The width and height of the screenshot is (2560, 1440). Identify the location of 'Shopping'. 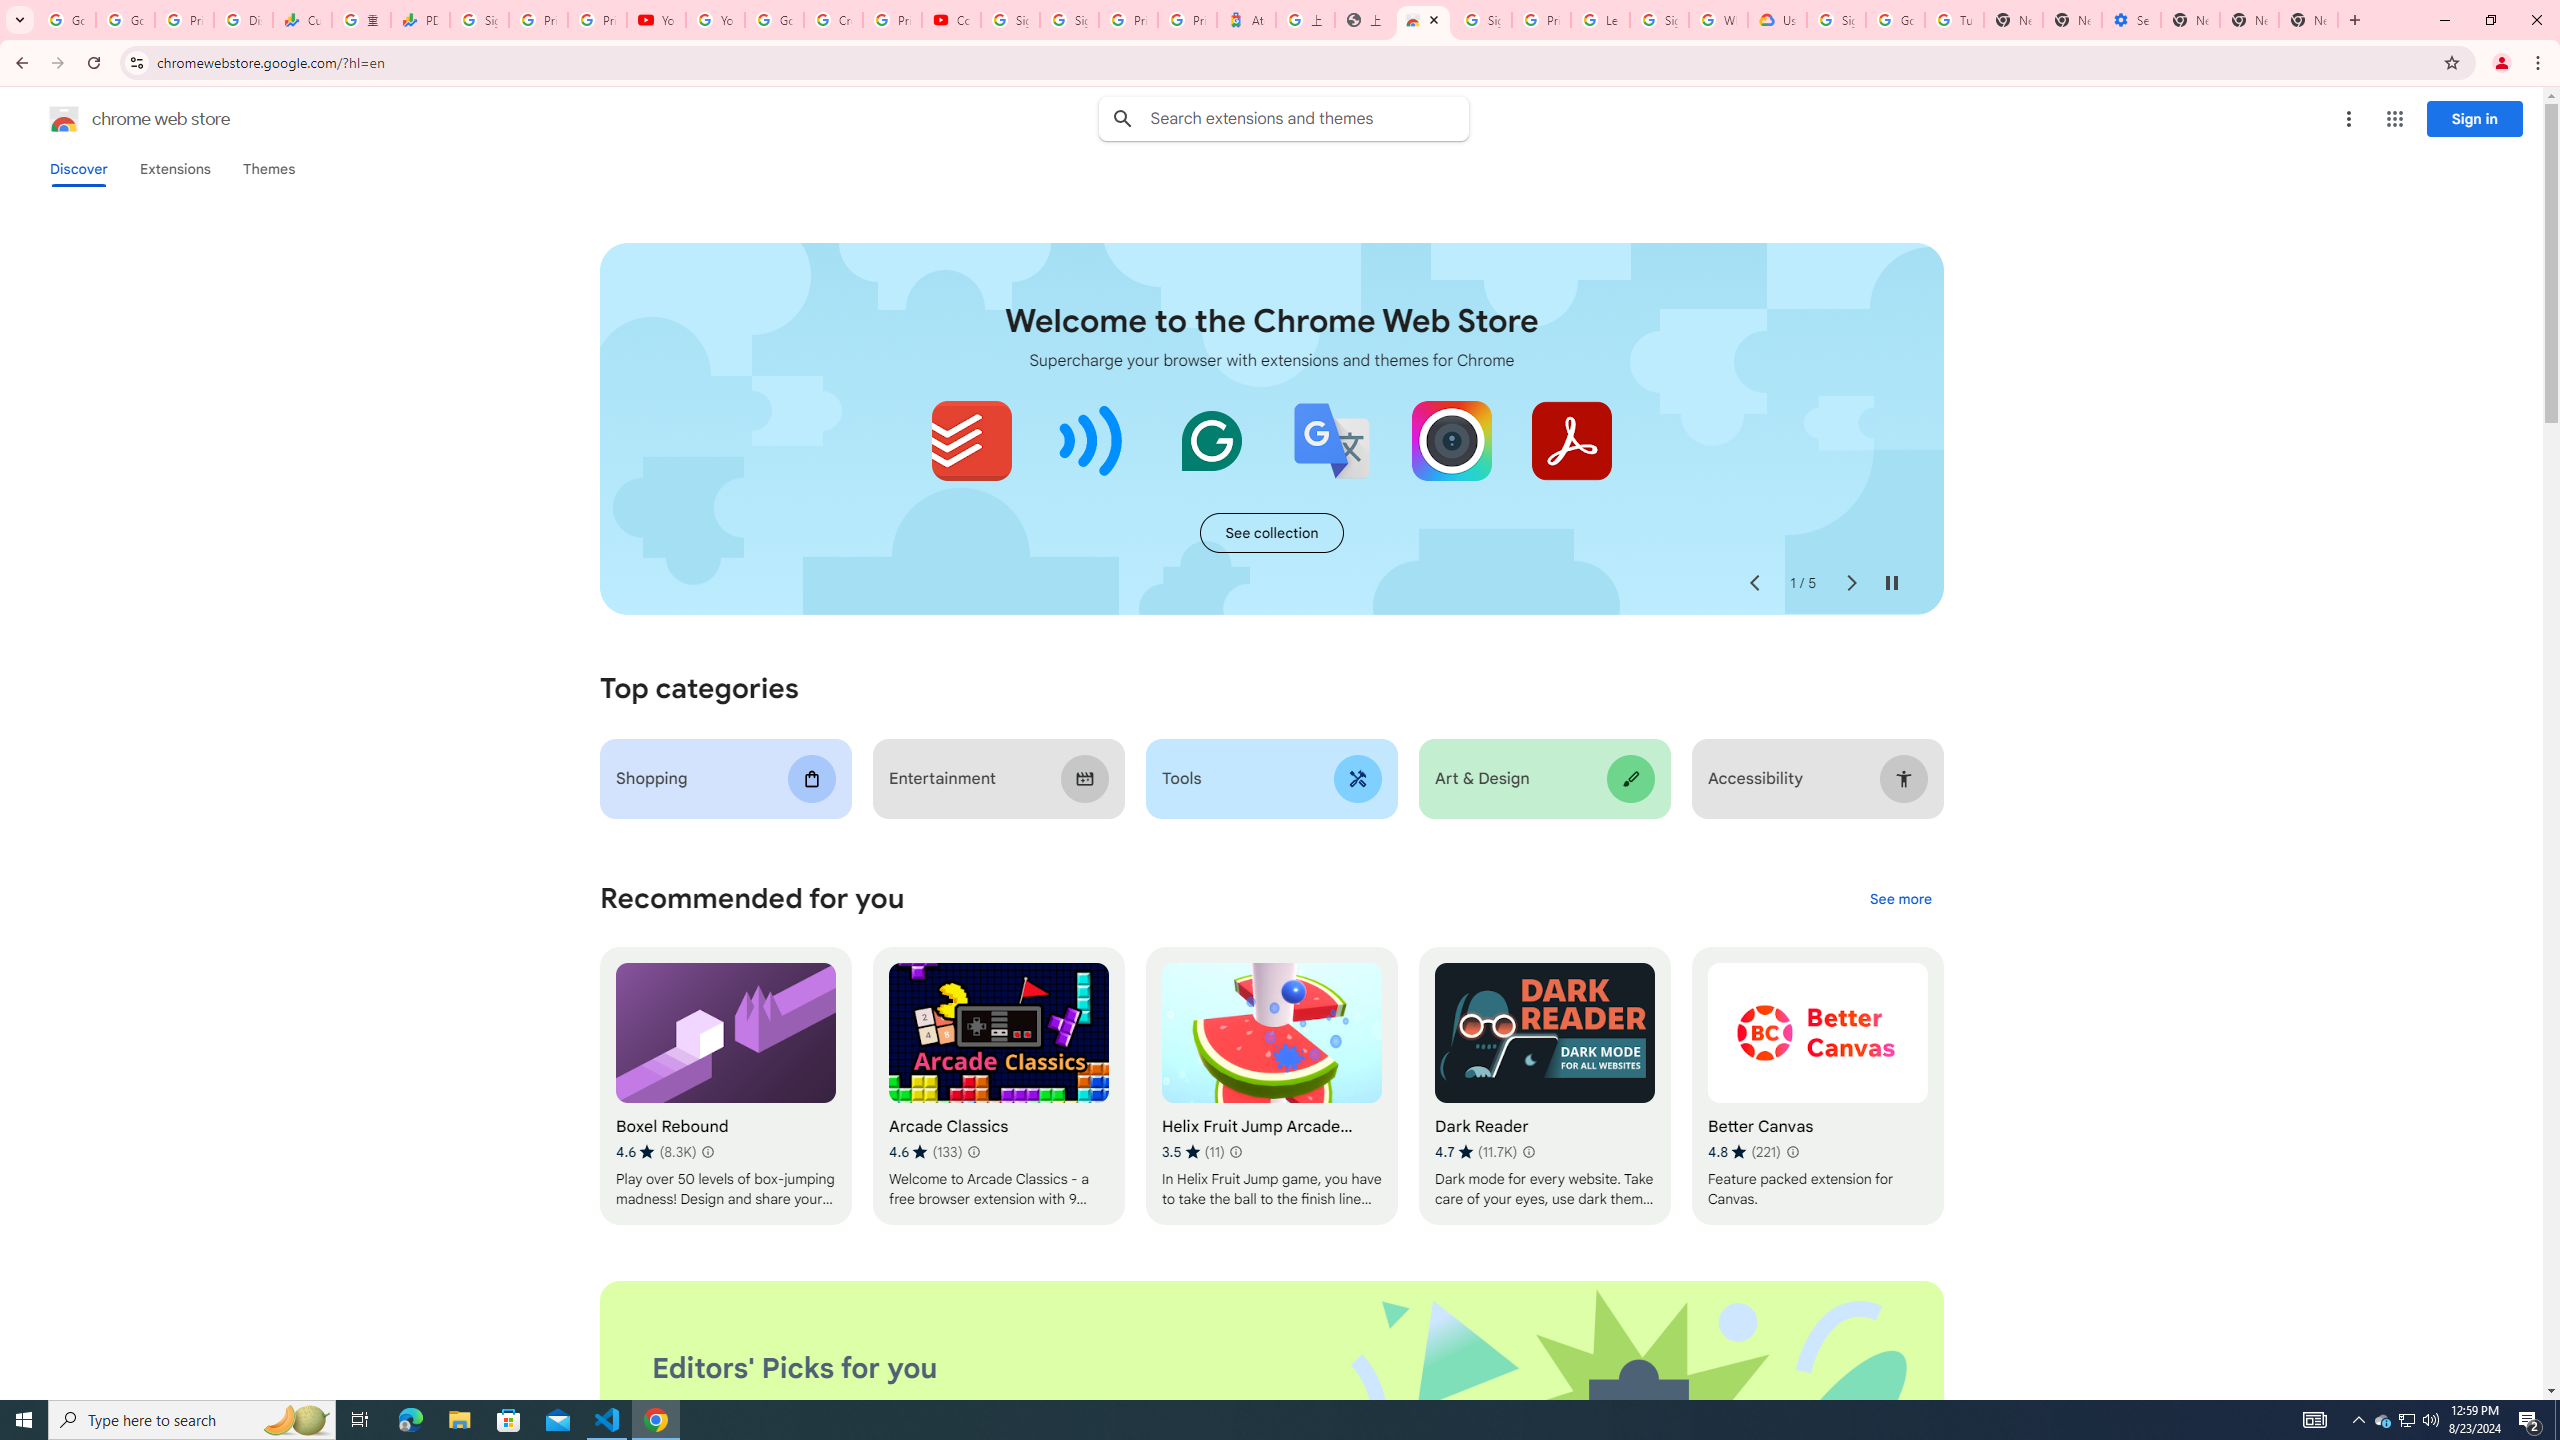
(725, 778).